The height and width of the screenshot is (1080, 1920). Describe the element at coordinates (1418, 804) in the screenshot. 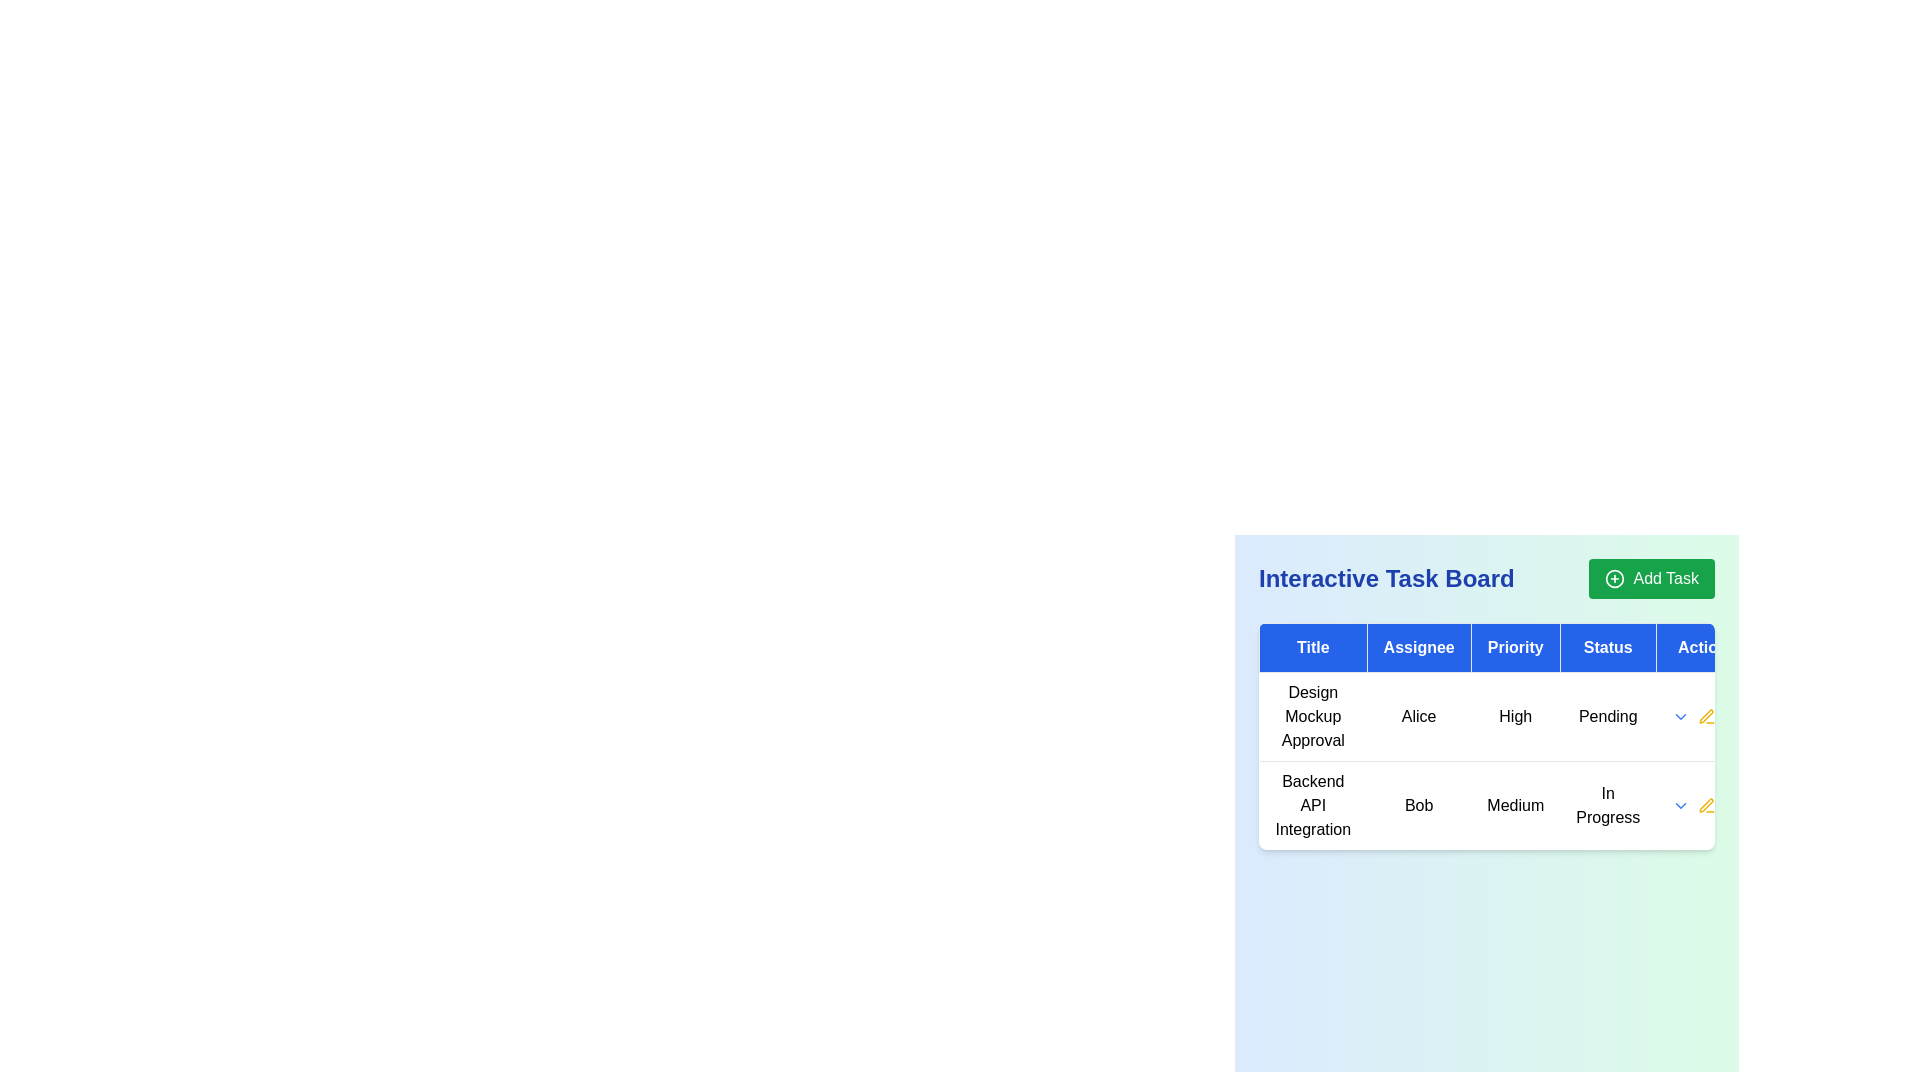

I see `the static text label displaying the name 'Bob' in the 'Assignee' column of the Interactive Task Board interface` at that location.